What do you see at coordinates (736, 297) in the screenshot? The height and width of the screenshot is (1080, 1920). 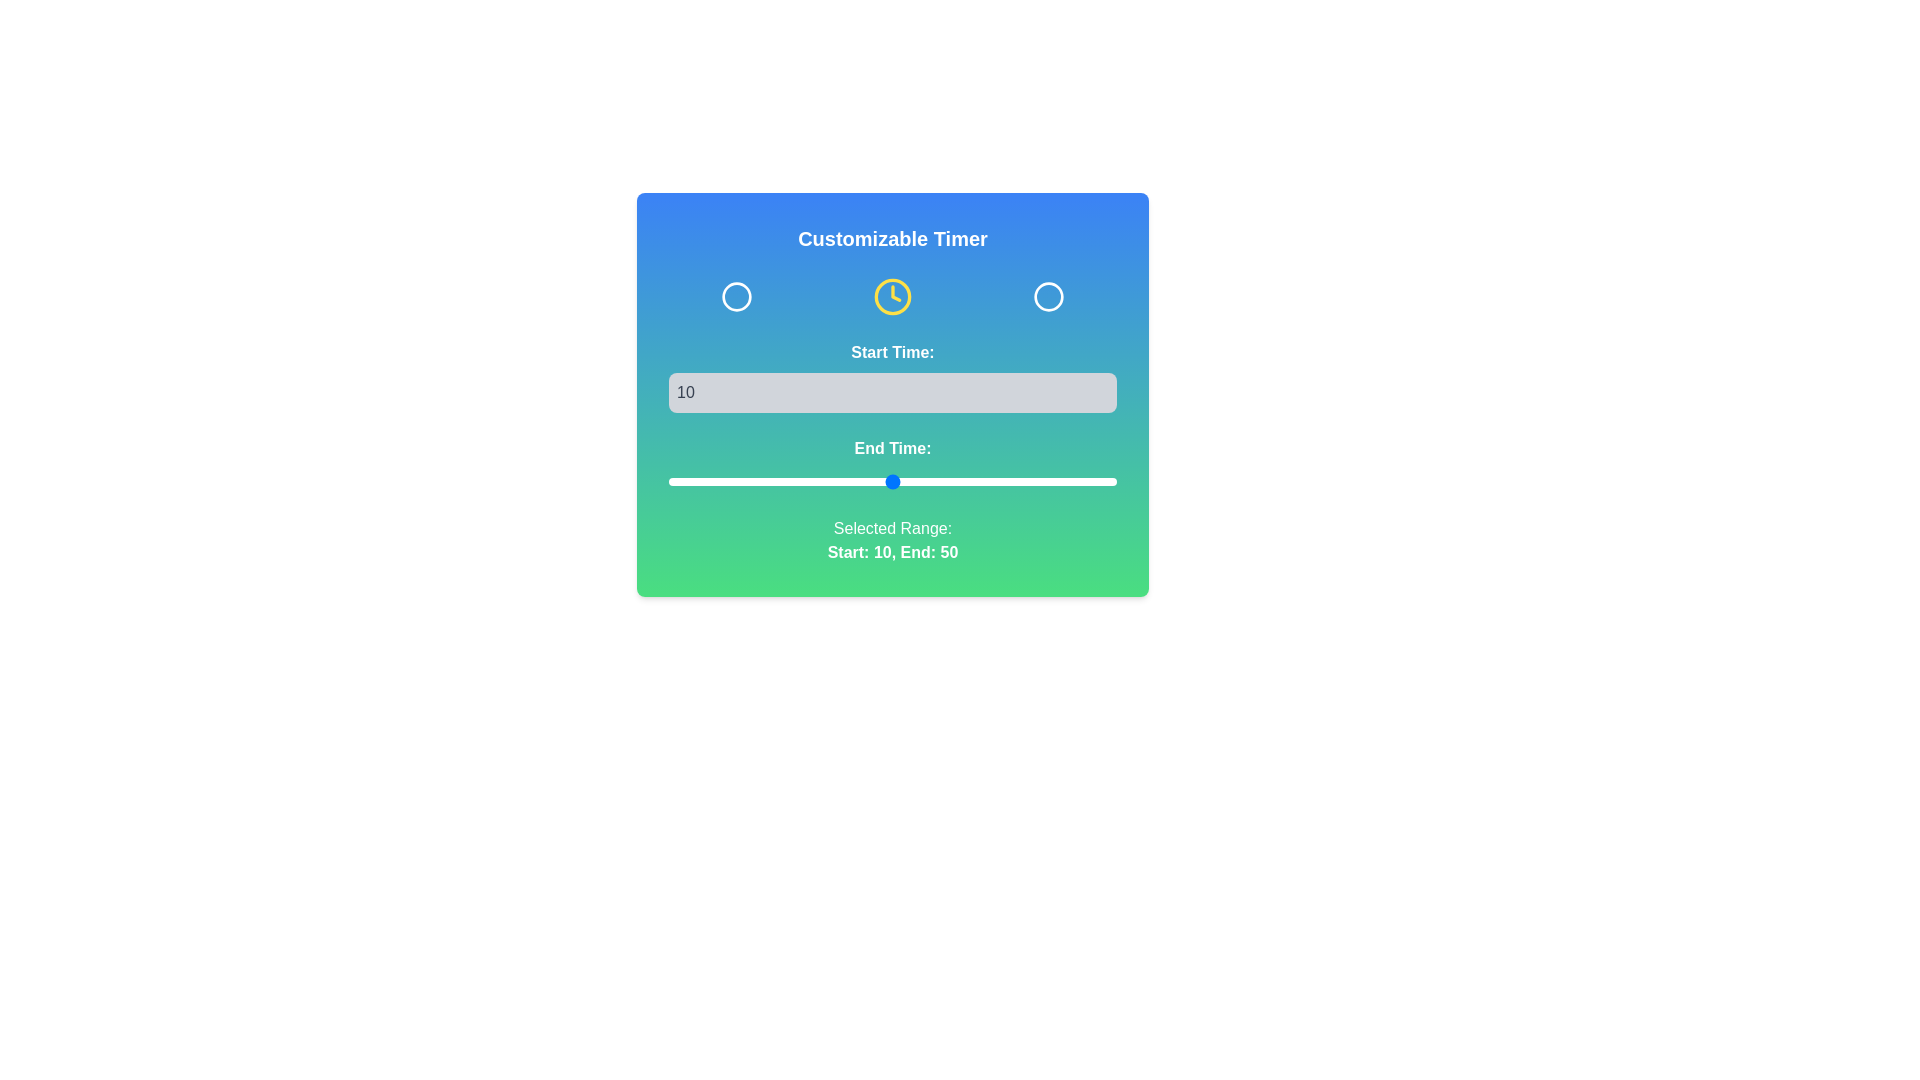 I see `the leftmost icon in a horizontal group of three symbols positioned at the top section of the interface to interact with it` at bounding box center [736, 297].